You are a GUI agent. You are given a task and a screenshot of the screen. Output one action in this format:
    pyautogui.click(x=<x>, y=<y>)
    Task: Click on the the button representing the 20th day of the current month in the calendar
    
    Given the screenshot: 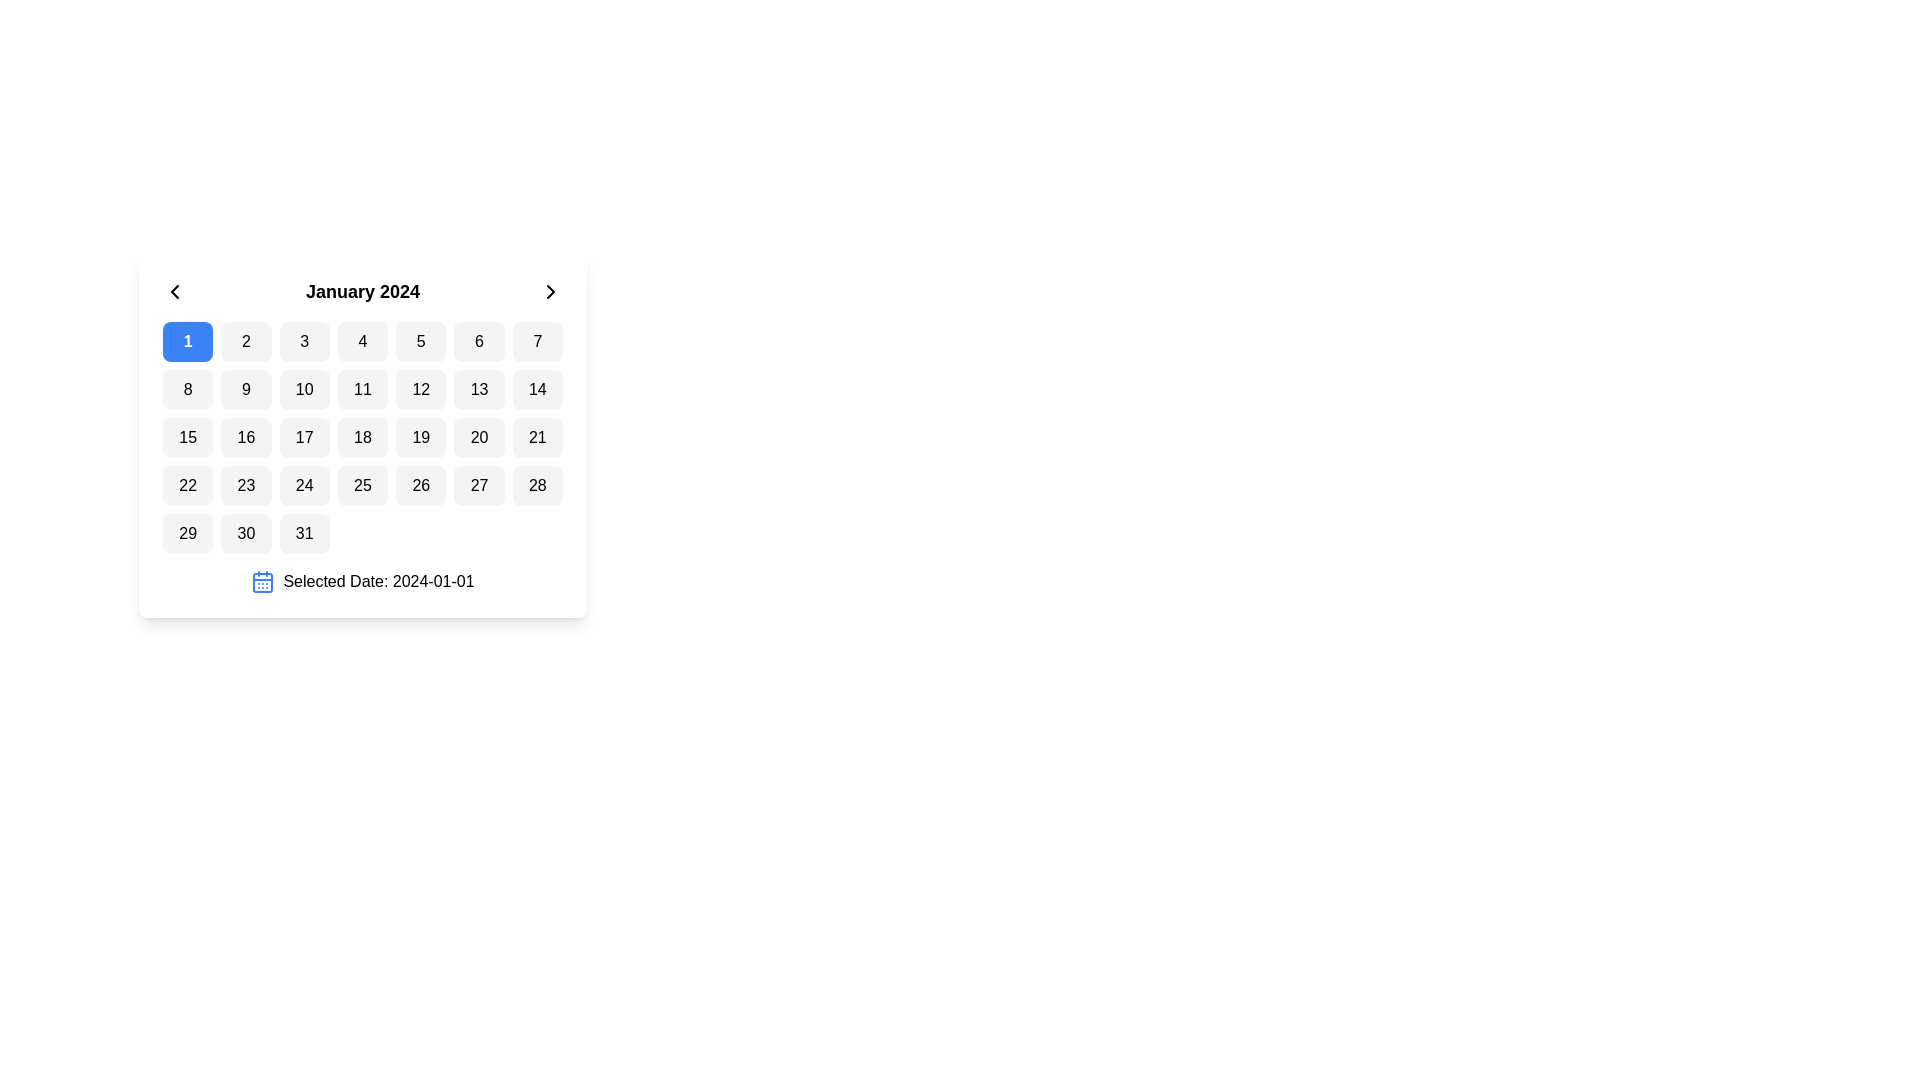 What is the action you would take?
    pyautogui.click(x=478, y=437)
    